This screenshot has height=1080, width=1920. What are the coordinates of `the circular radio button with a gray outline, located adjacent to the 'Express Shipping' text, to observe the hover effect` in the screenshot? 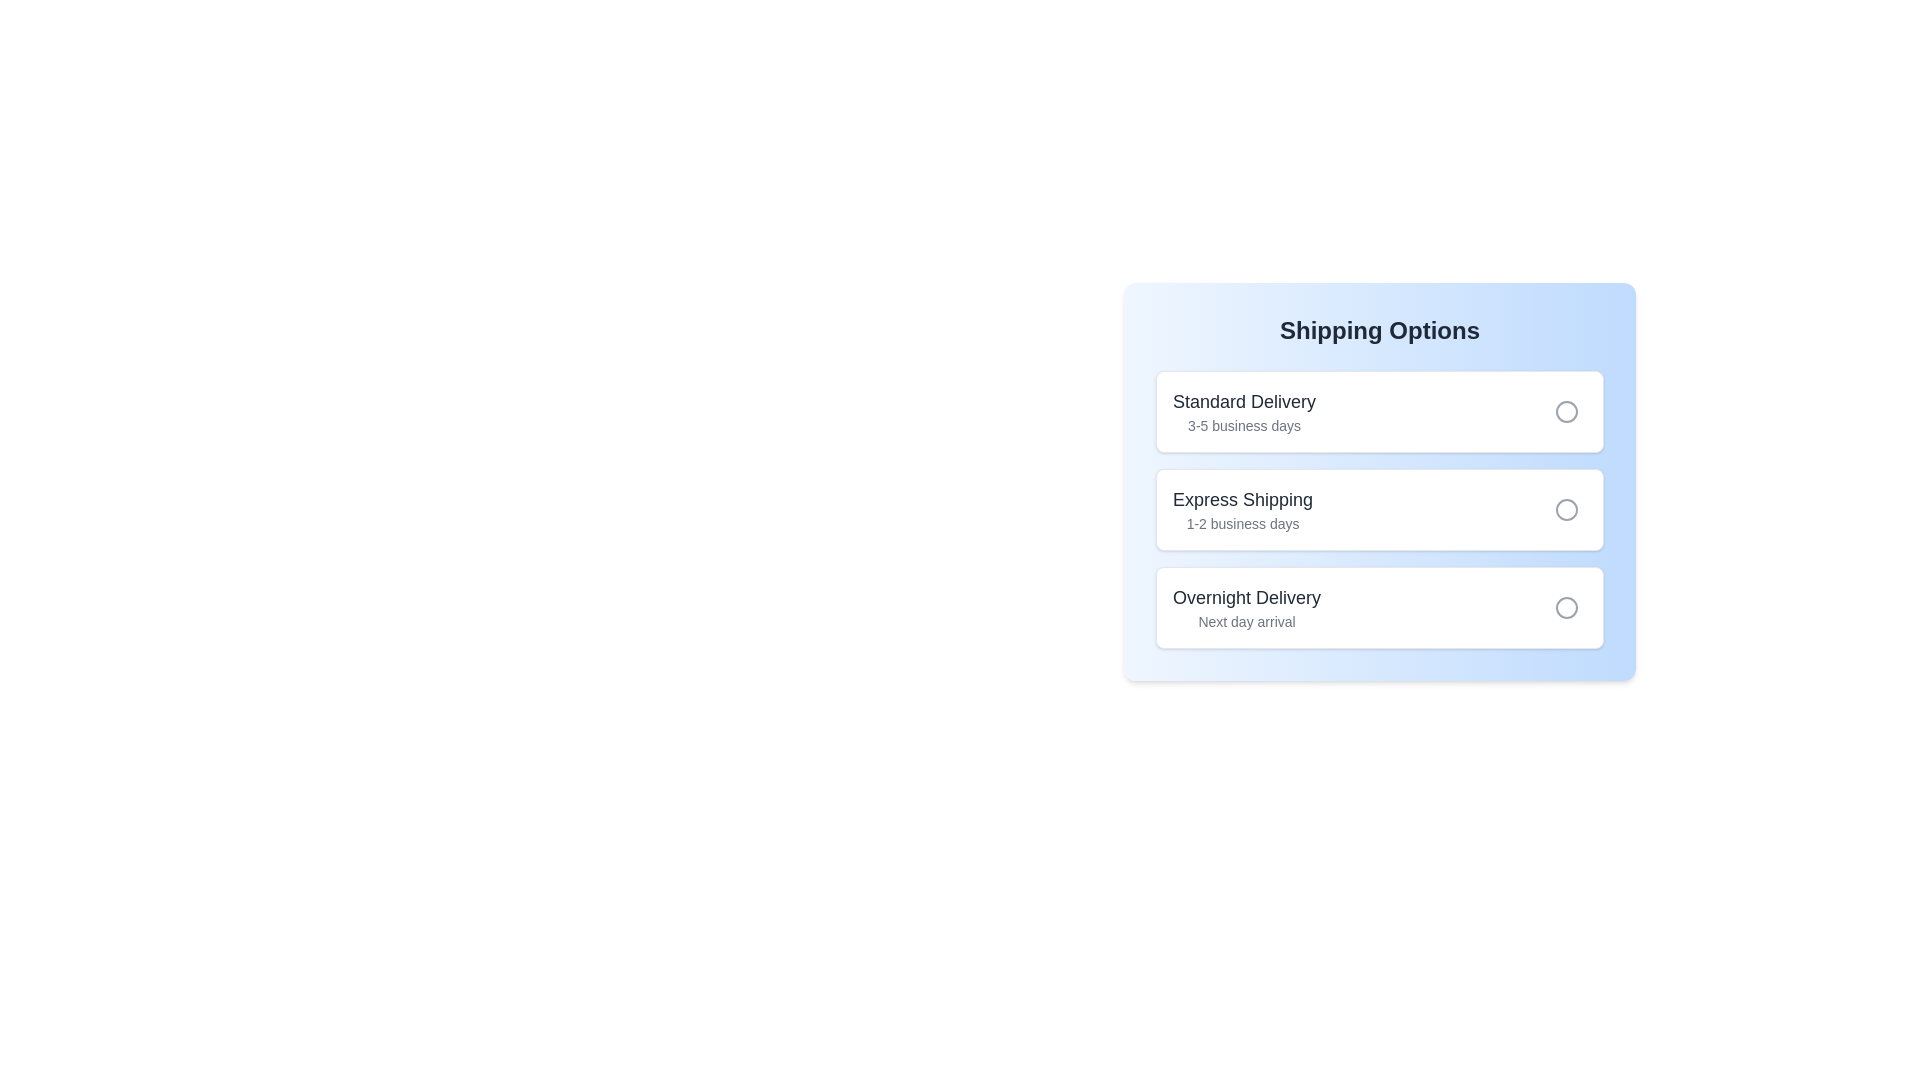 It's located at (1565, 508).